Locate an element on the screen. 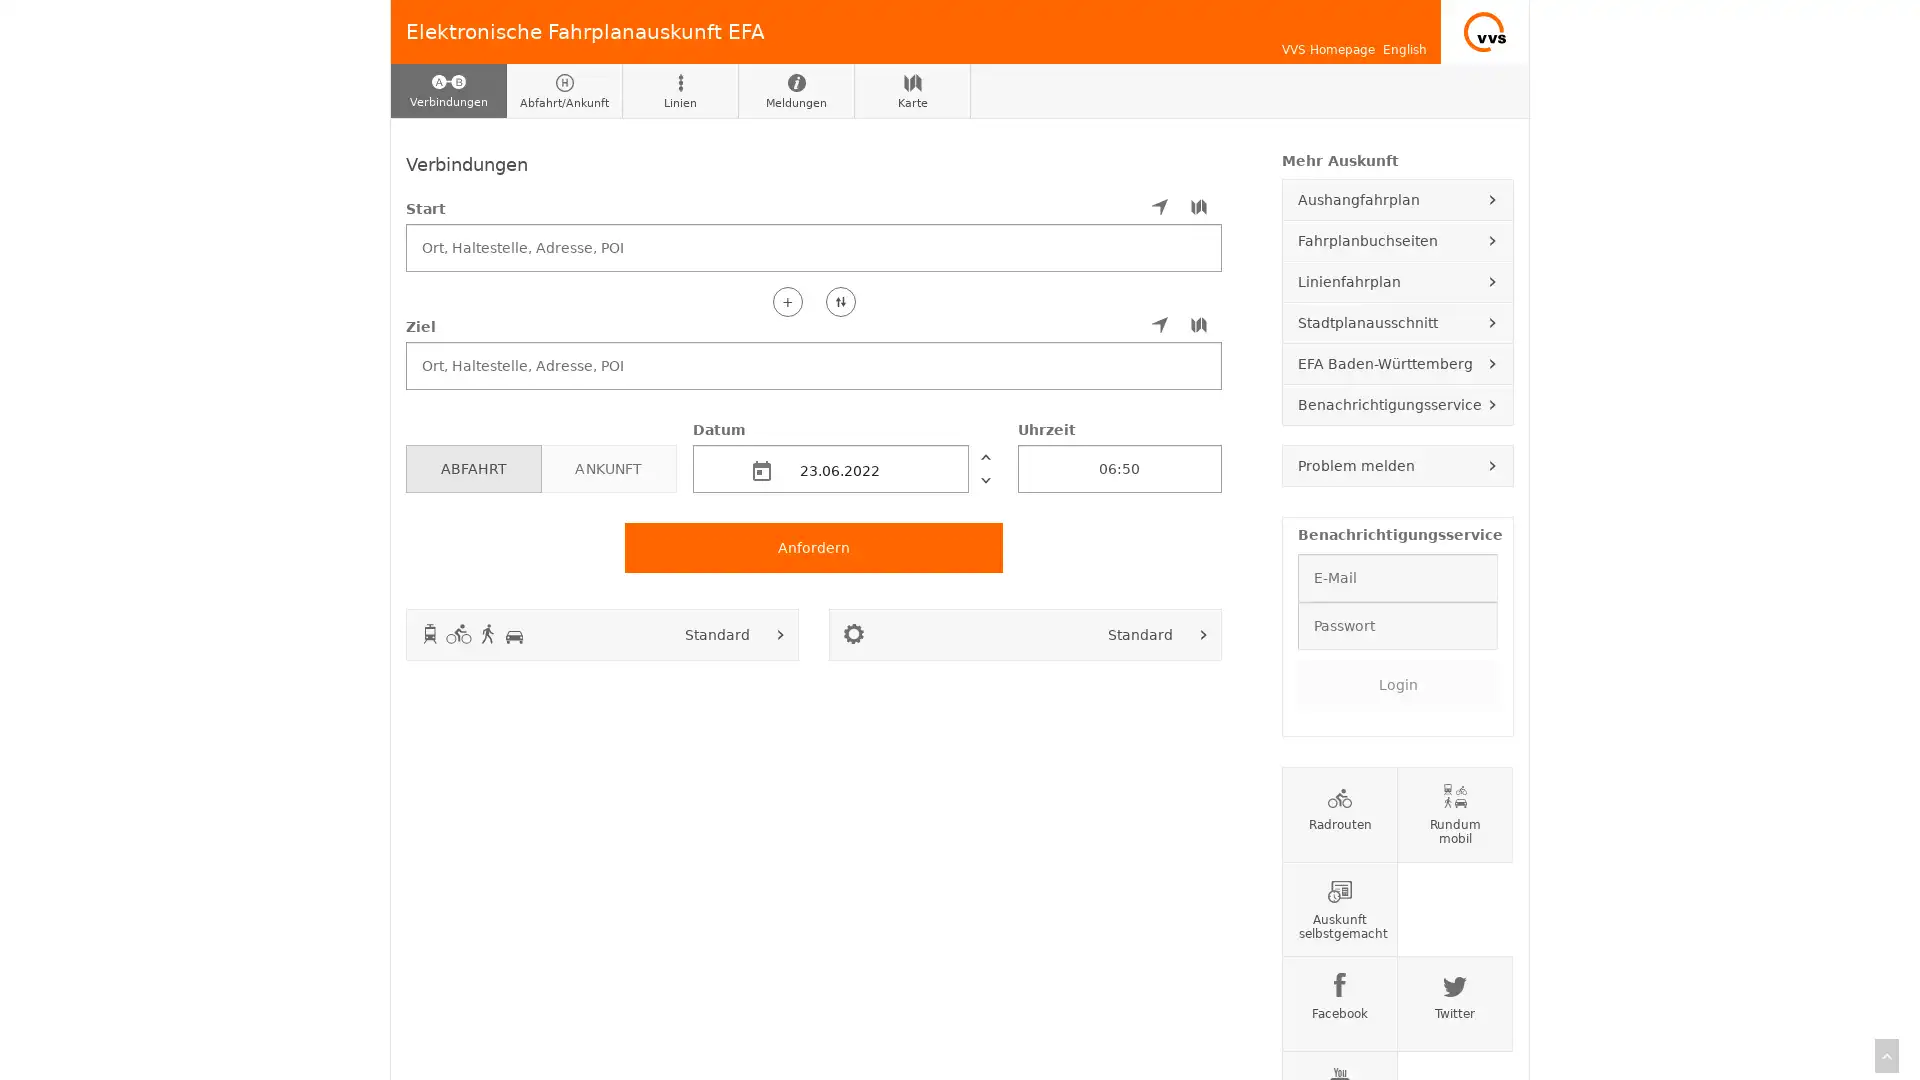 The image size is (1920, 1080). Start und Ziel tauschen is located at coordinates (840, 300).